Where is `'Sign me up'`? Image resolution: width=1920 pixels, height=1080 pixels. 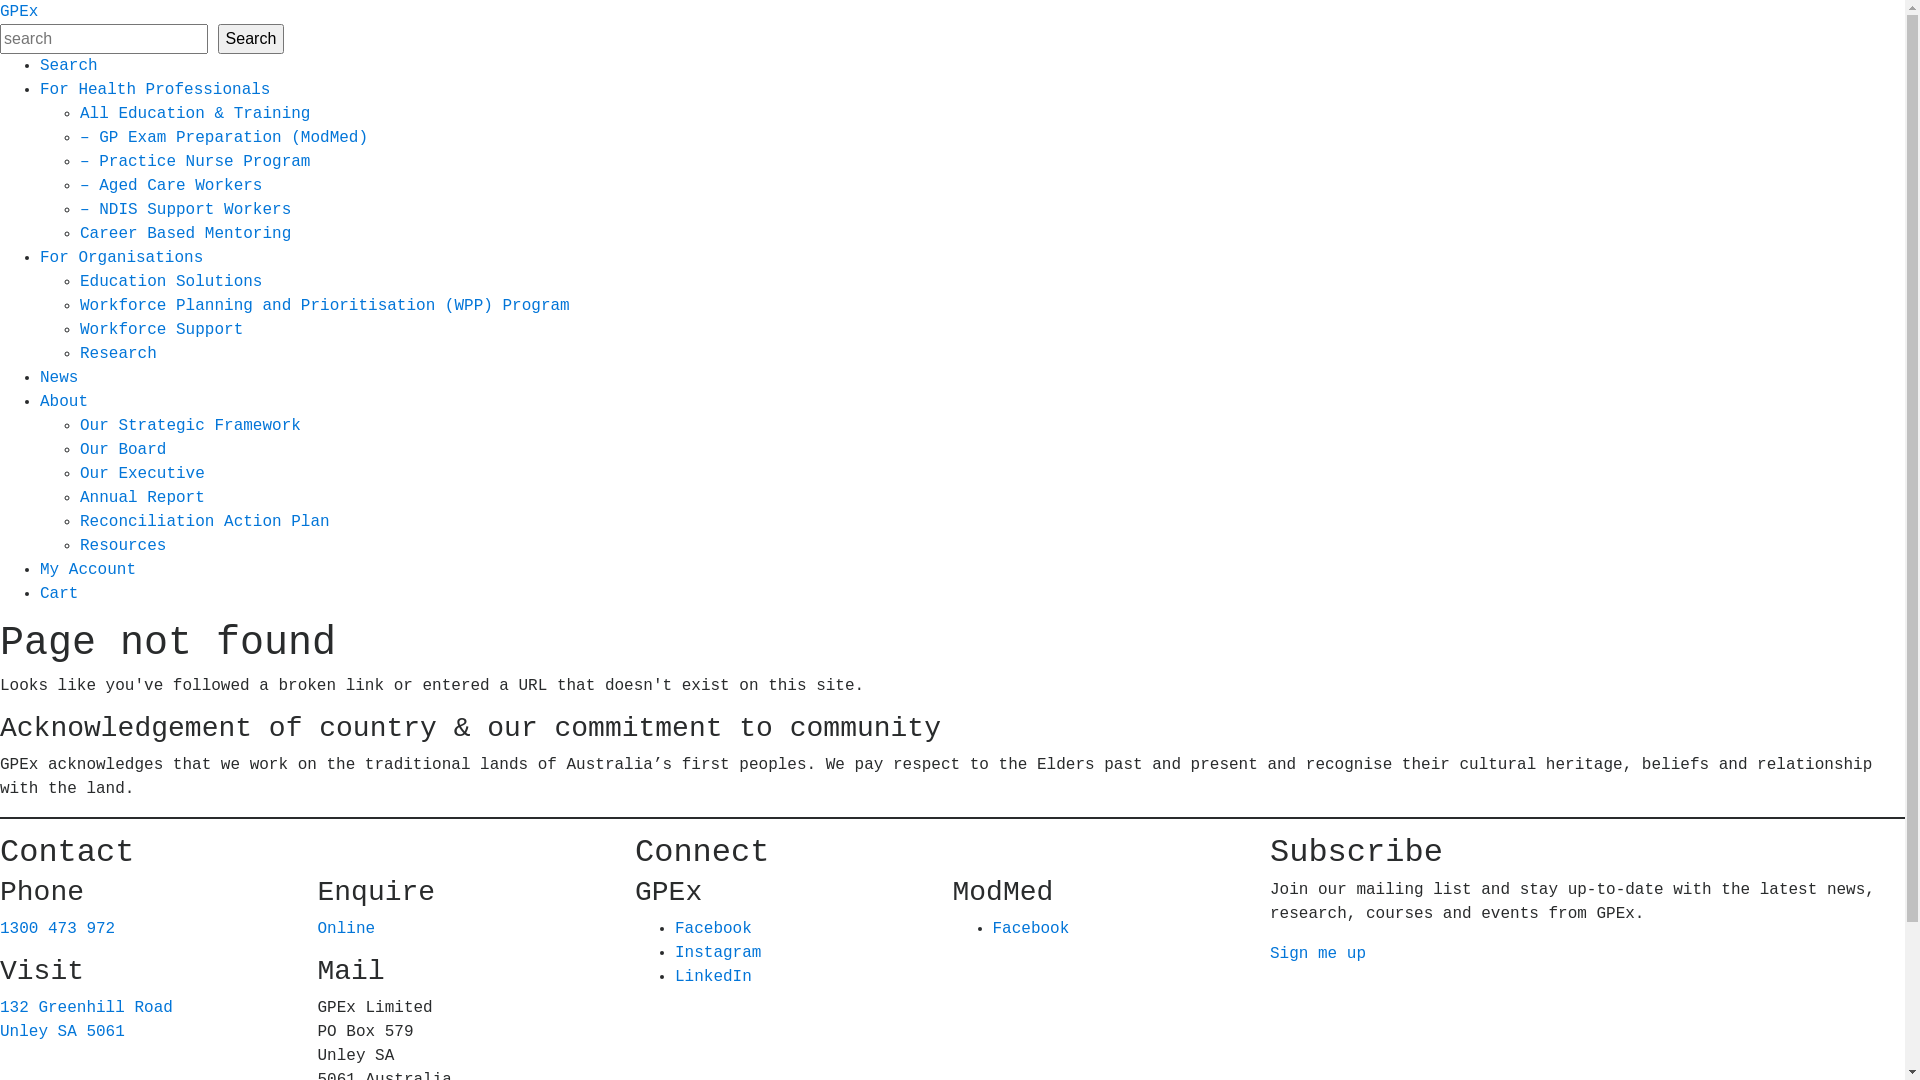 'Sign me up' is located at coordinates (1269, 952).